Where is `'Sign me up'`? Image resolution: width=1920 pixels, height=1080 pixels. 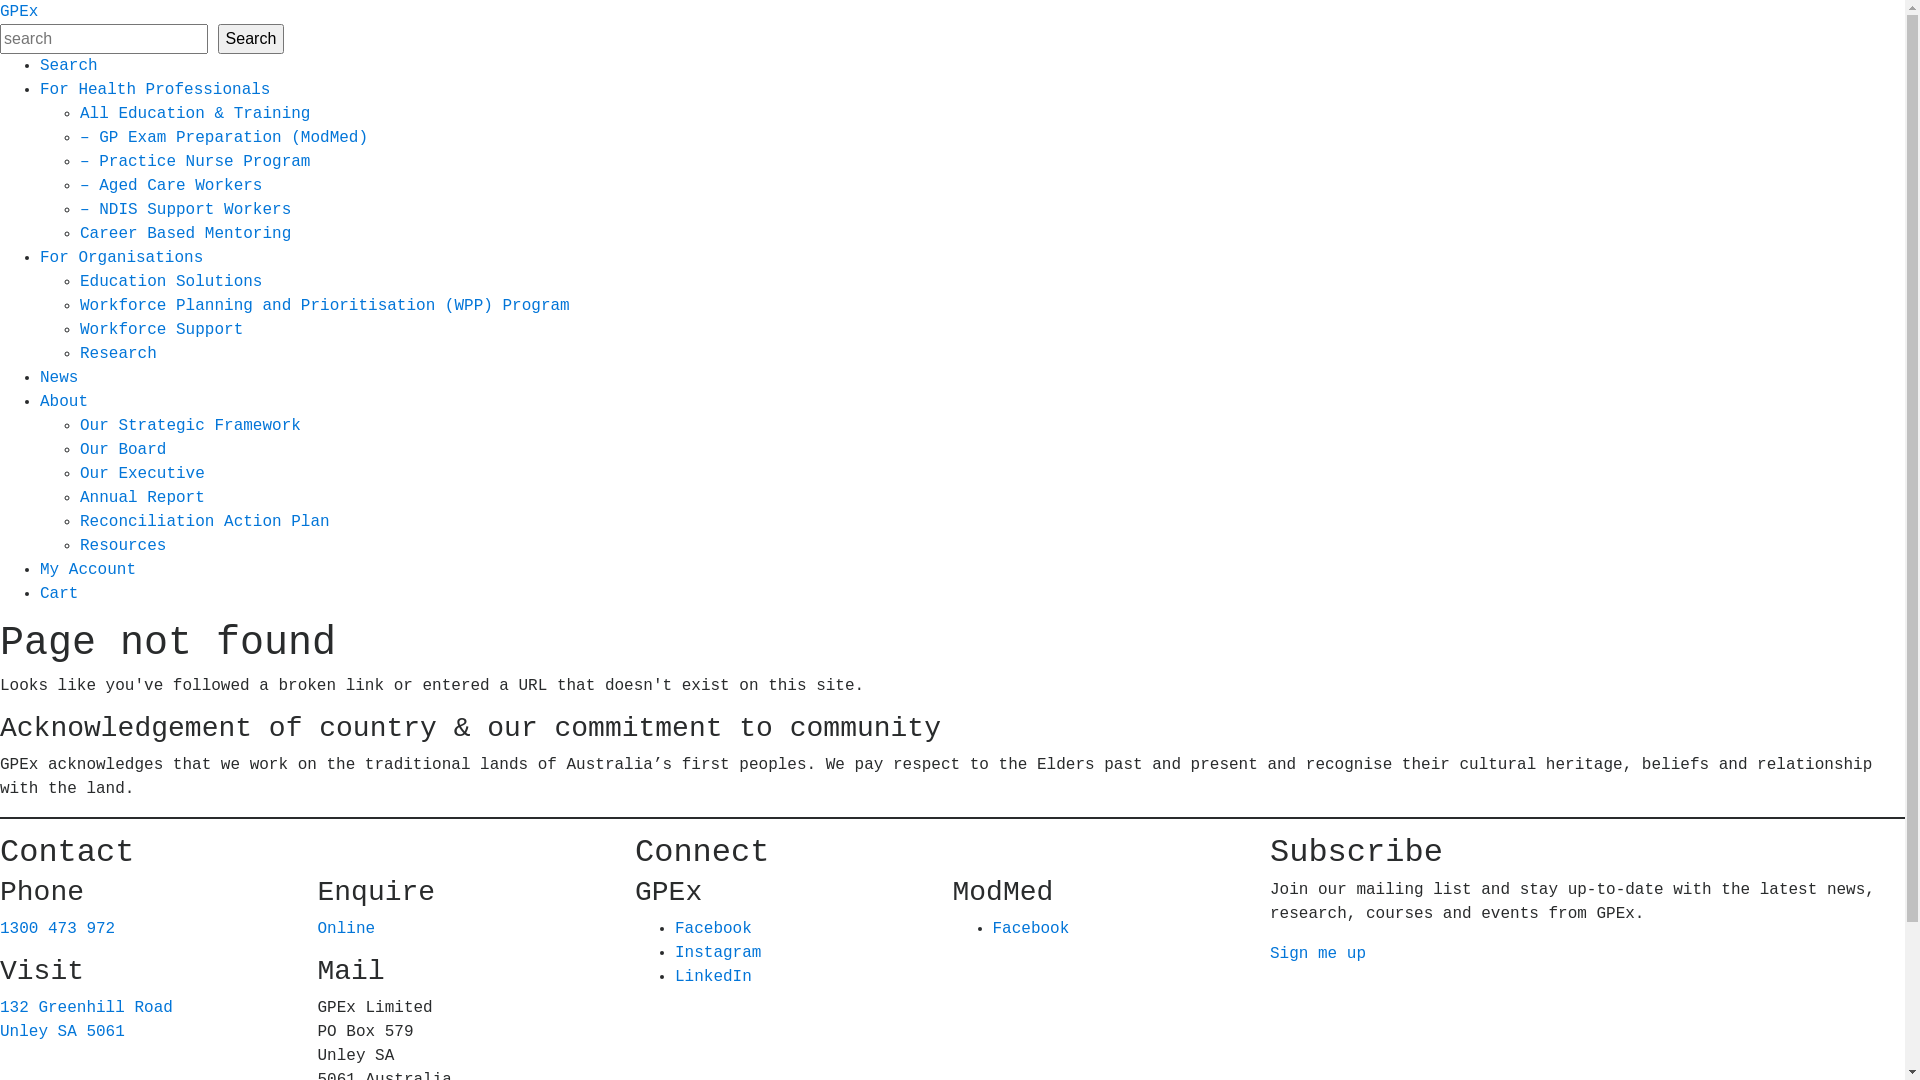 'Sign me up' is located at coordinates (1269, 952).